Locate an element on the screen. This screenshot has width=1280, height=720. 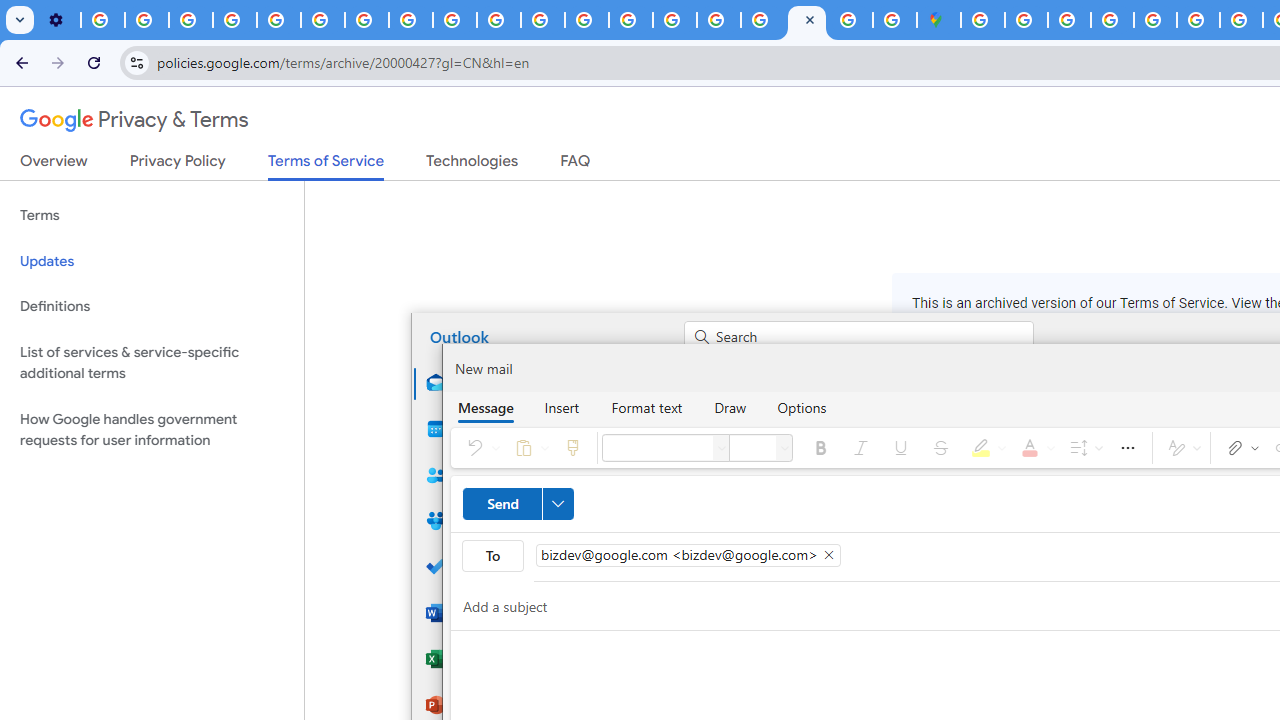
'Font color' is located at coordinates (1034, 446).